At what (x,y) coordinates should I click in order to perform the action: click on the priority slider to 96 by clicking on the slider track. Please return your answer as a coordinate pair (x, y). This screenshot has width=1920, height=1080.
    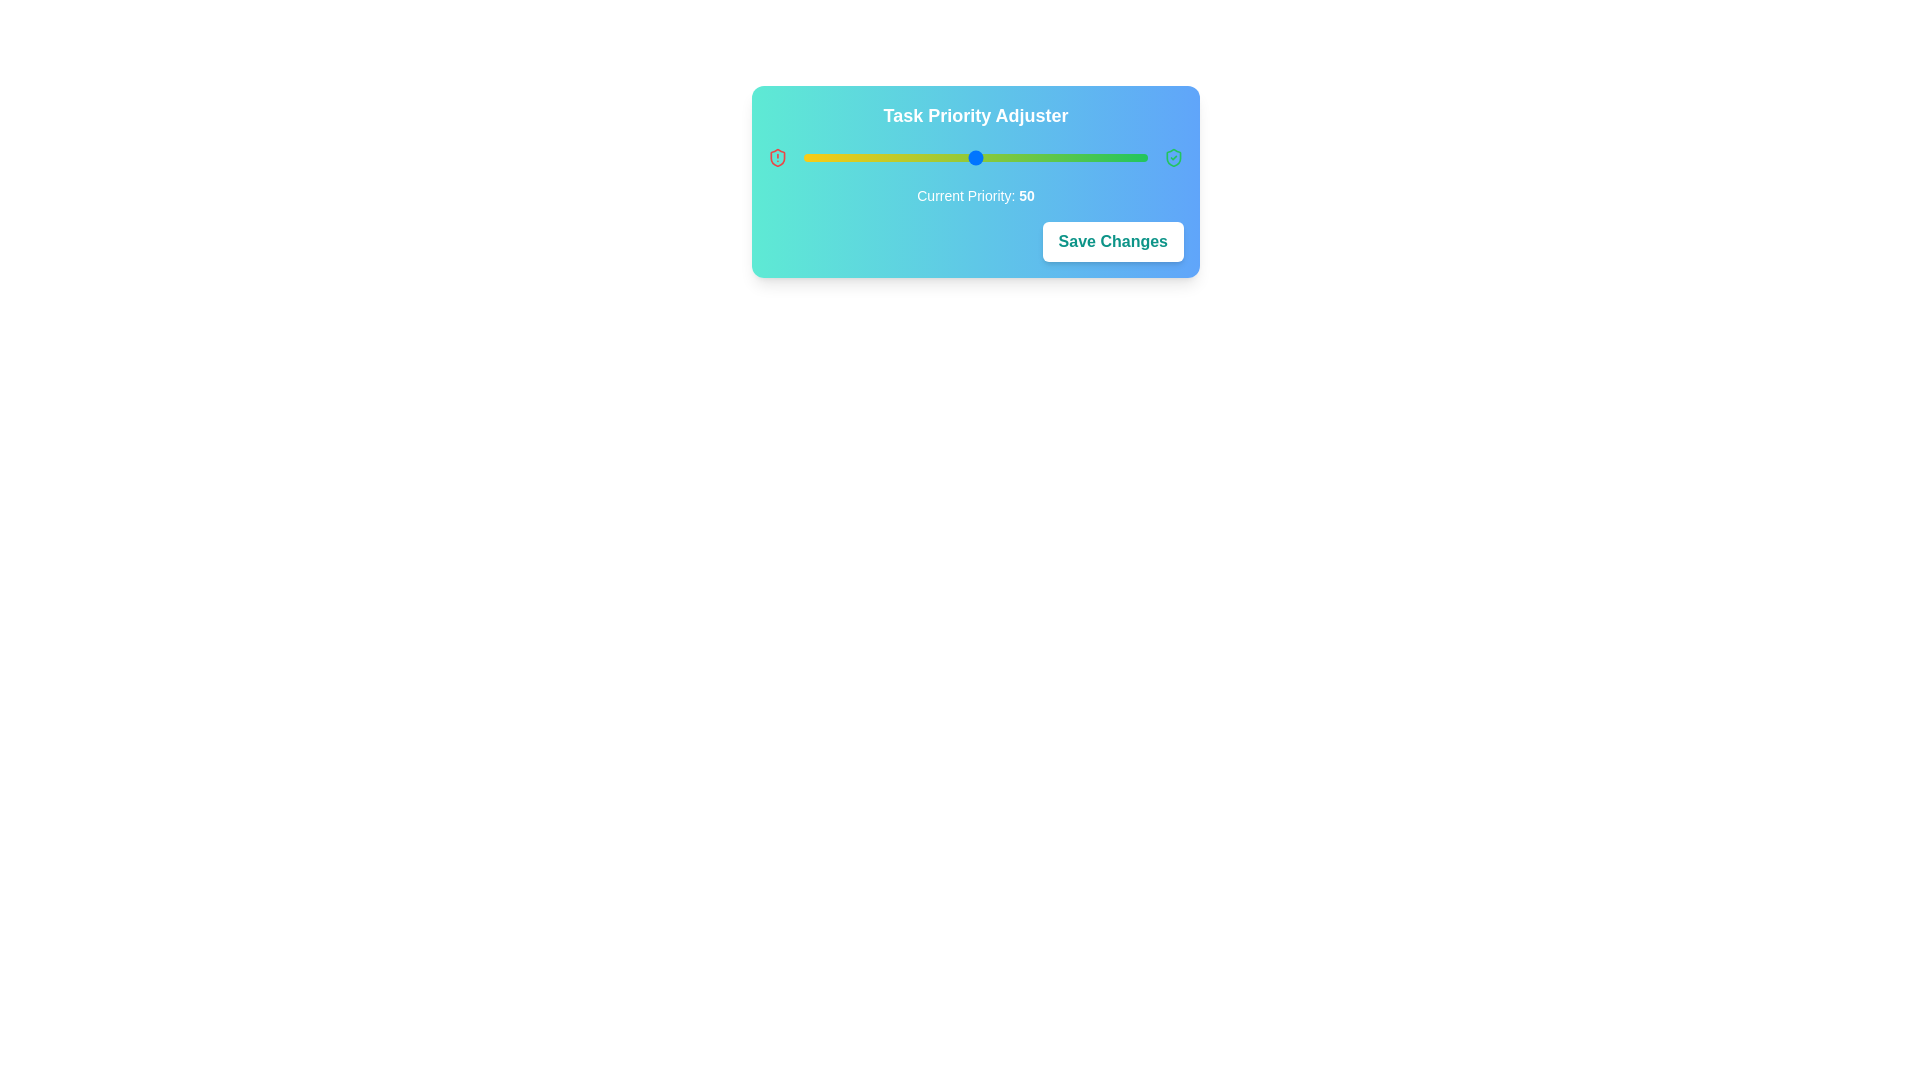
    Looking at the image, I should click on (1134, 157).